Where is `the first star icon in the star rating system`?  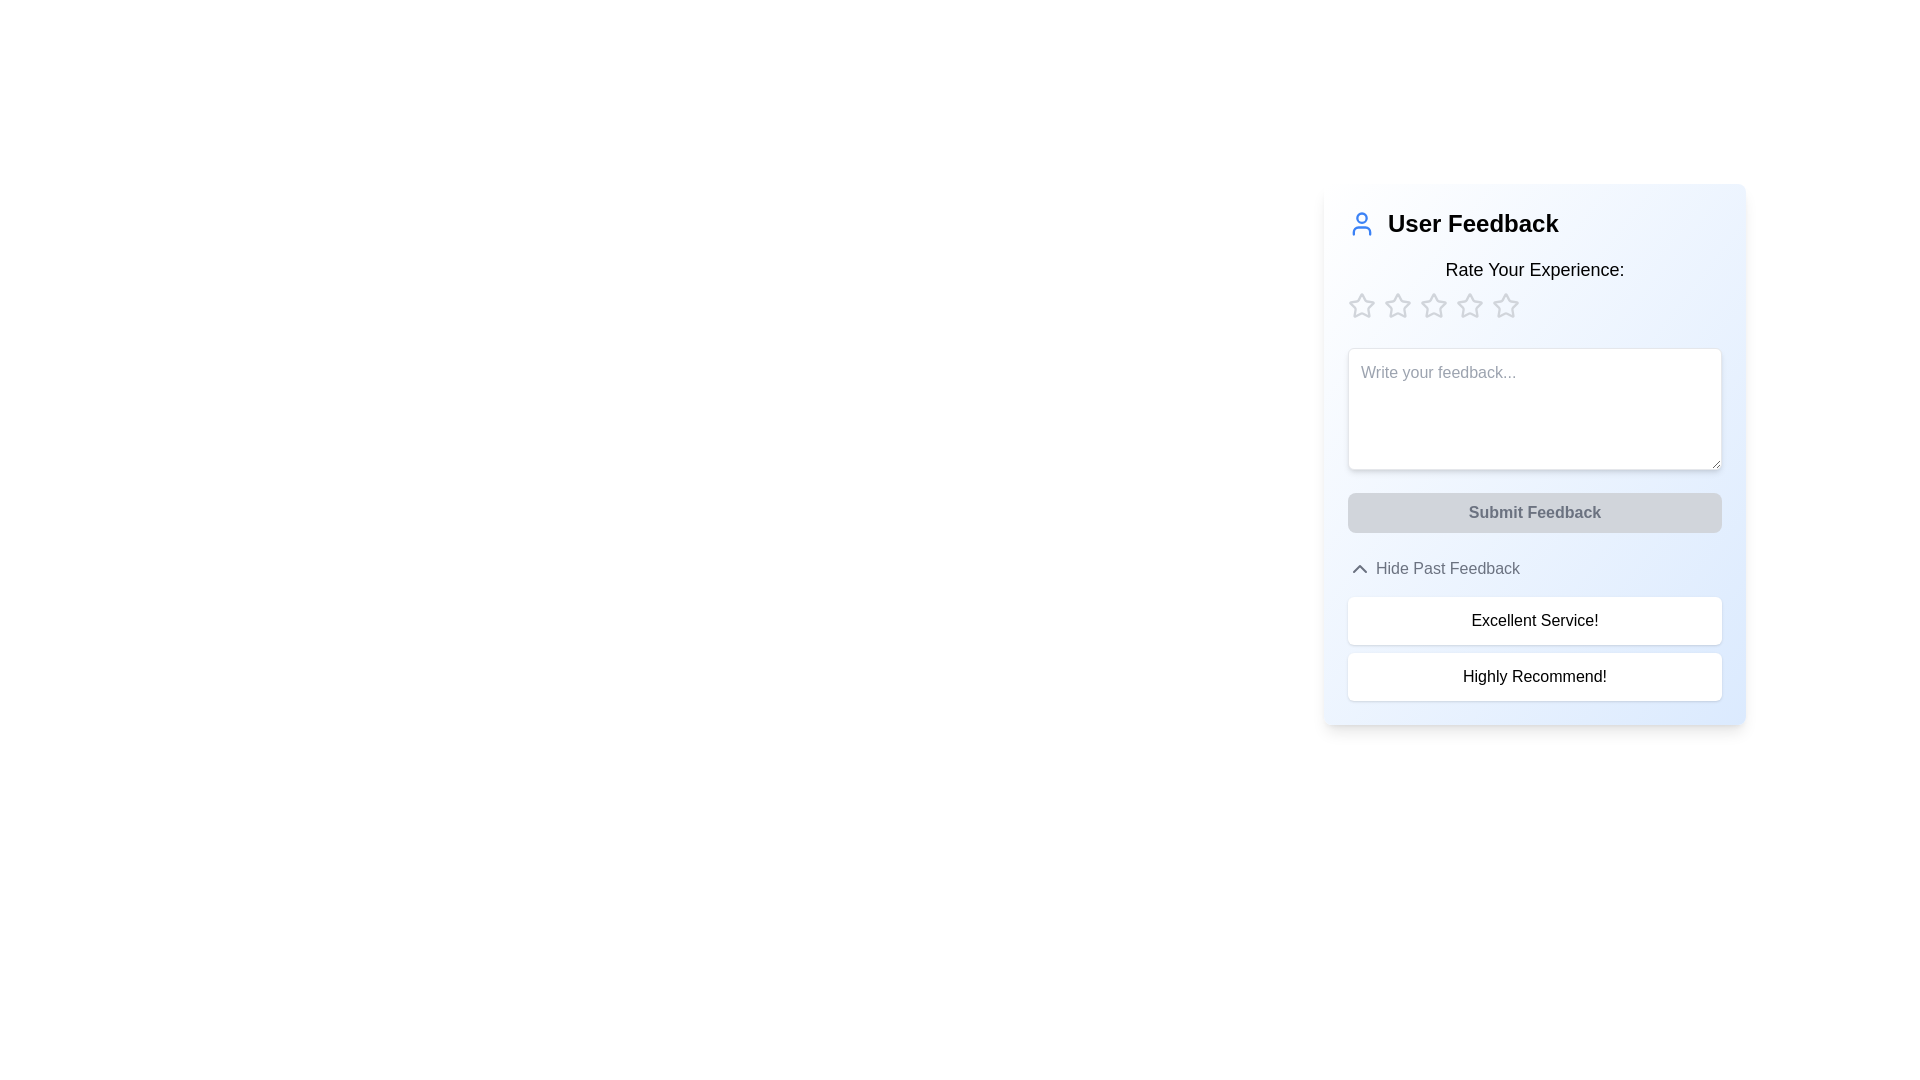
the first star icon in the star rating system is located at coordinates (1361, 305).